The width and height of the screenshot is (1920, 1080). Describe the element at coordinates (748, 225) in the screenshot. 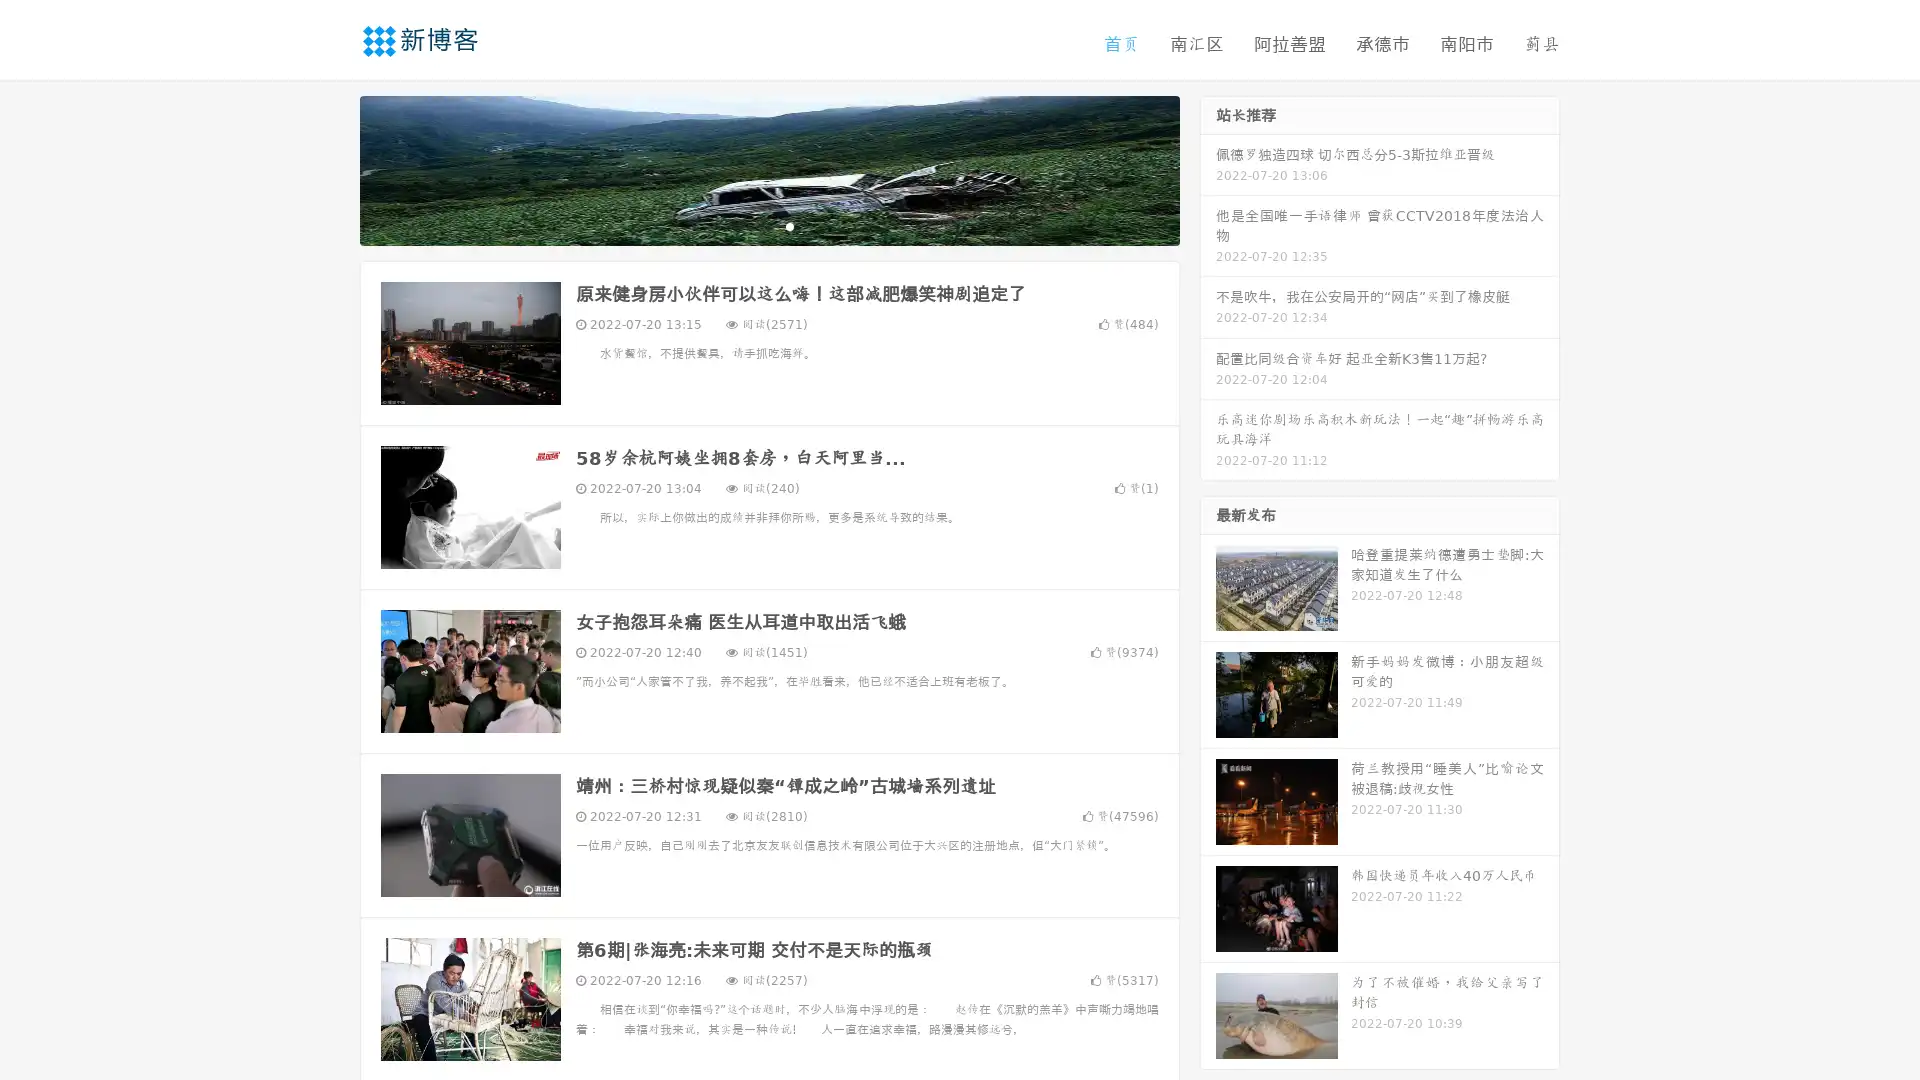

I see `Go to slide 1` at that location.